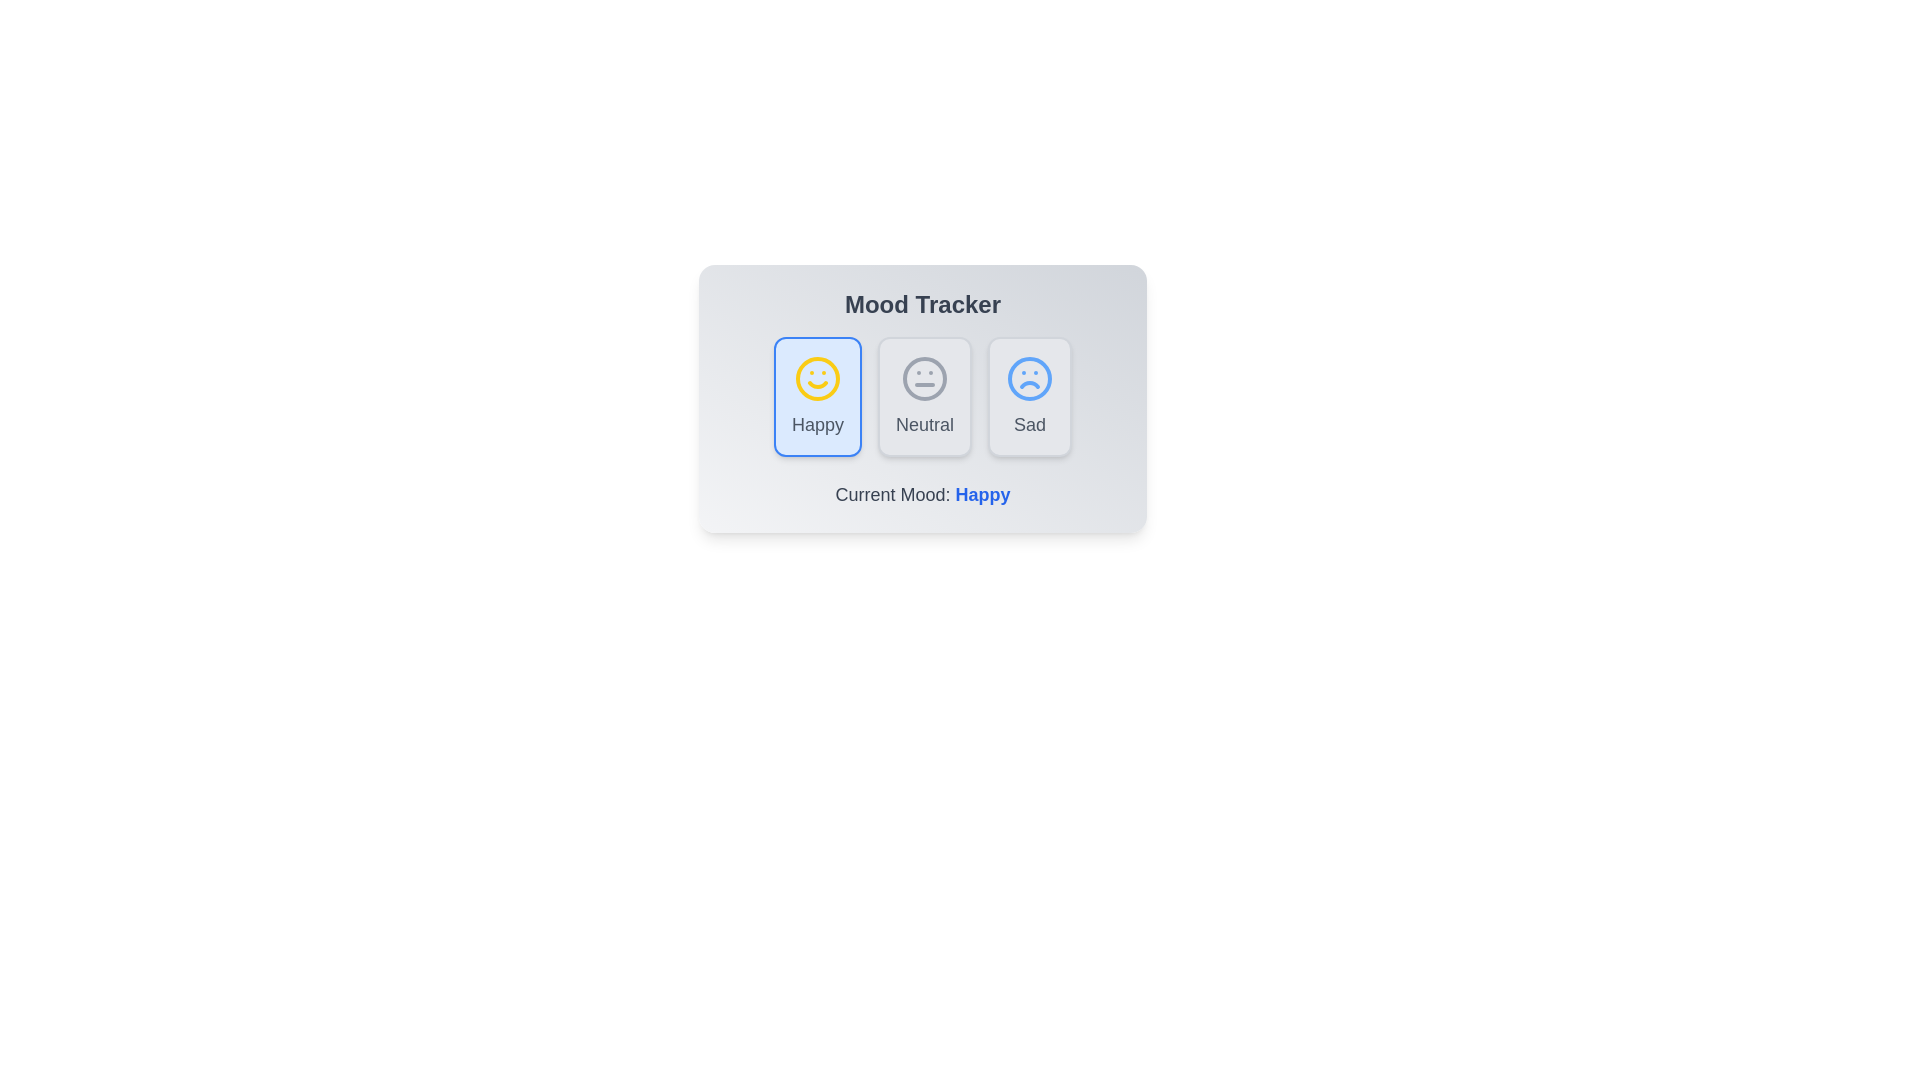 The image size is (1920, 1080). Describe the element at coordinates (1030, 397) in the screenshot. I see `the mood button to select the mood Sad` at that location.